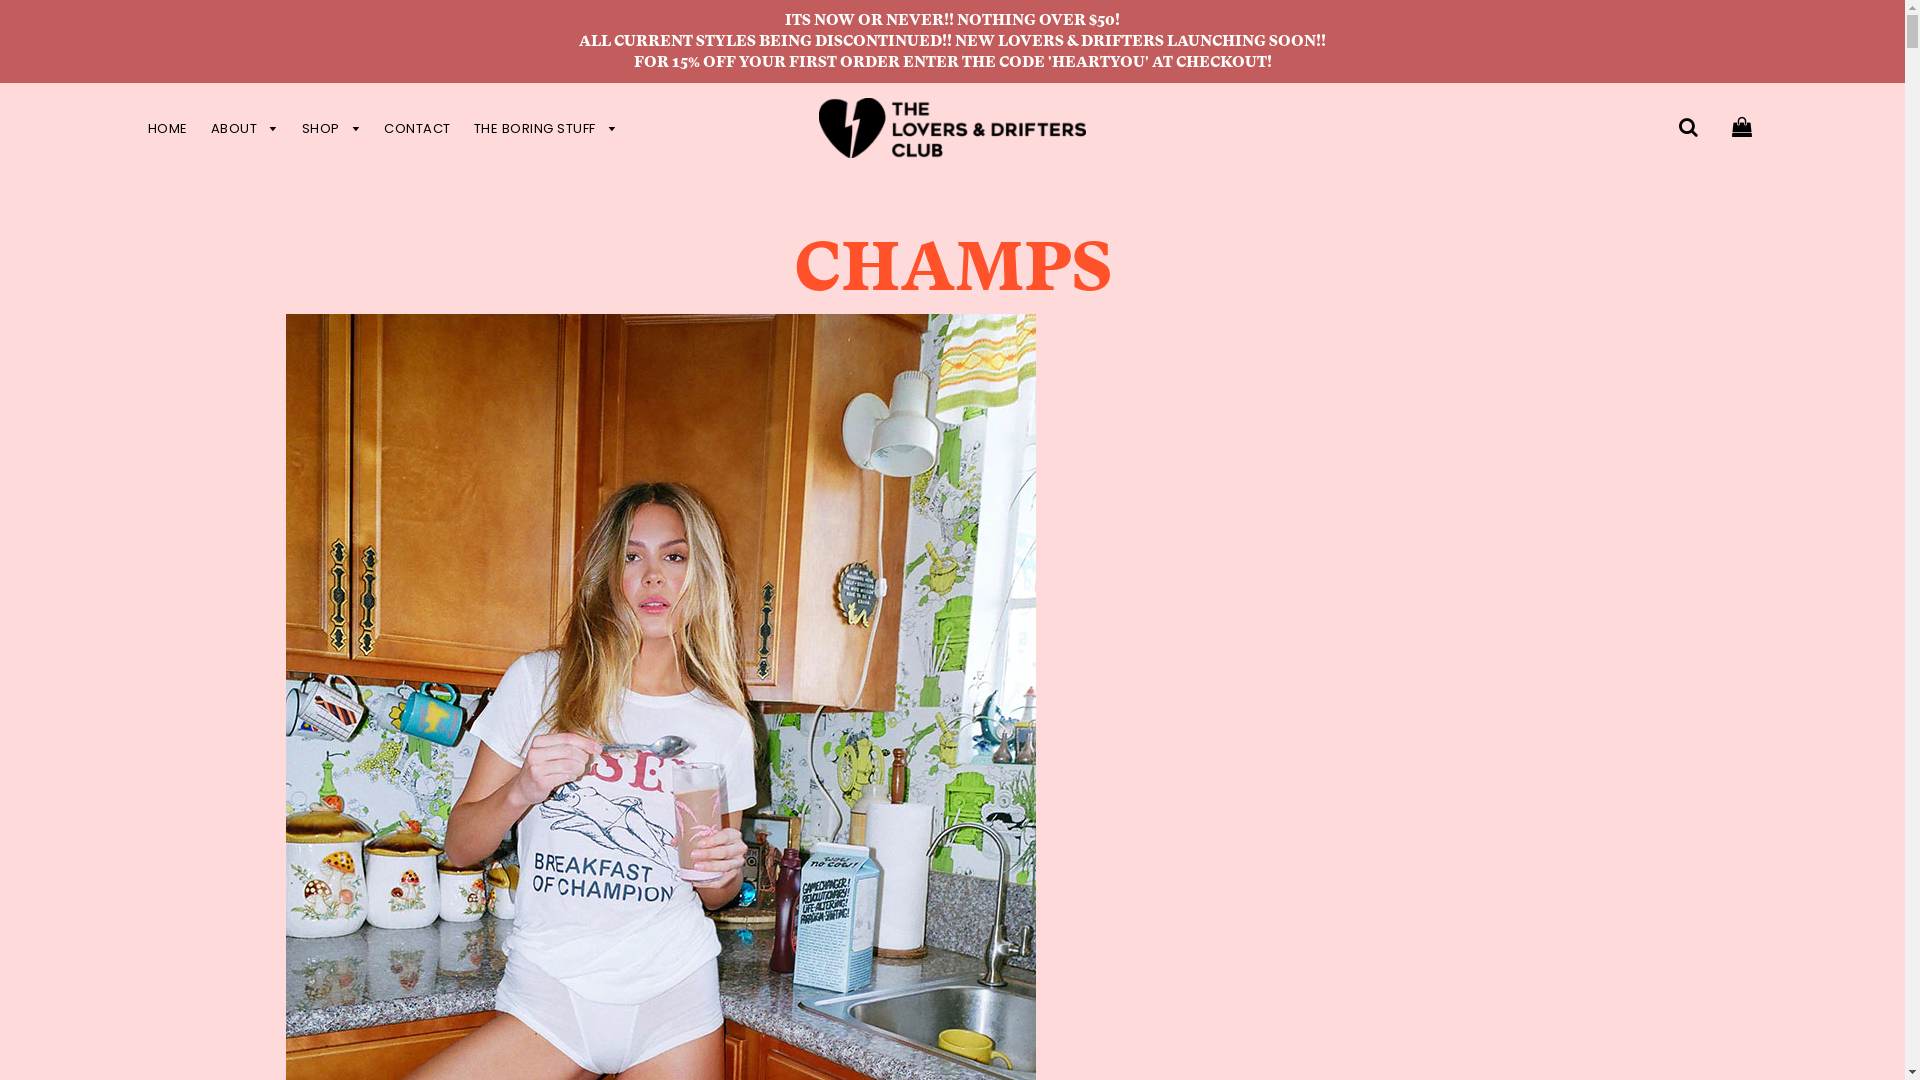  Describe the element at coordinates (331, 128) in the screenshot. I see `'SHOP'` at that location.